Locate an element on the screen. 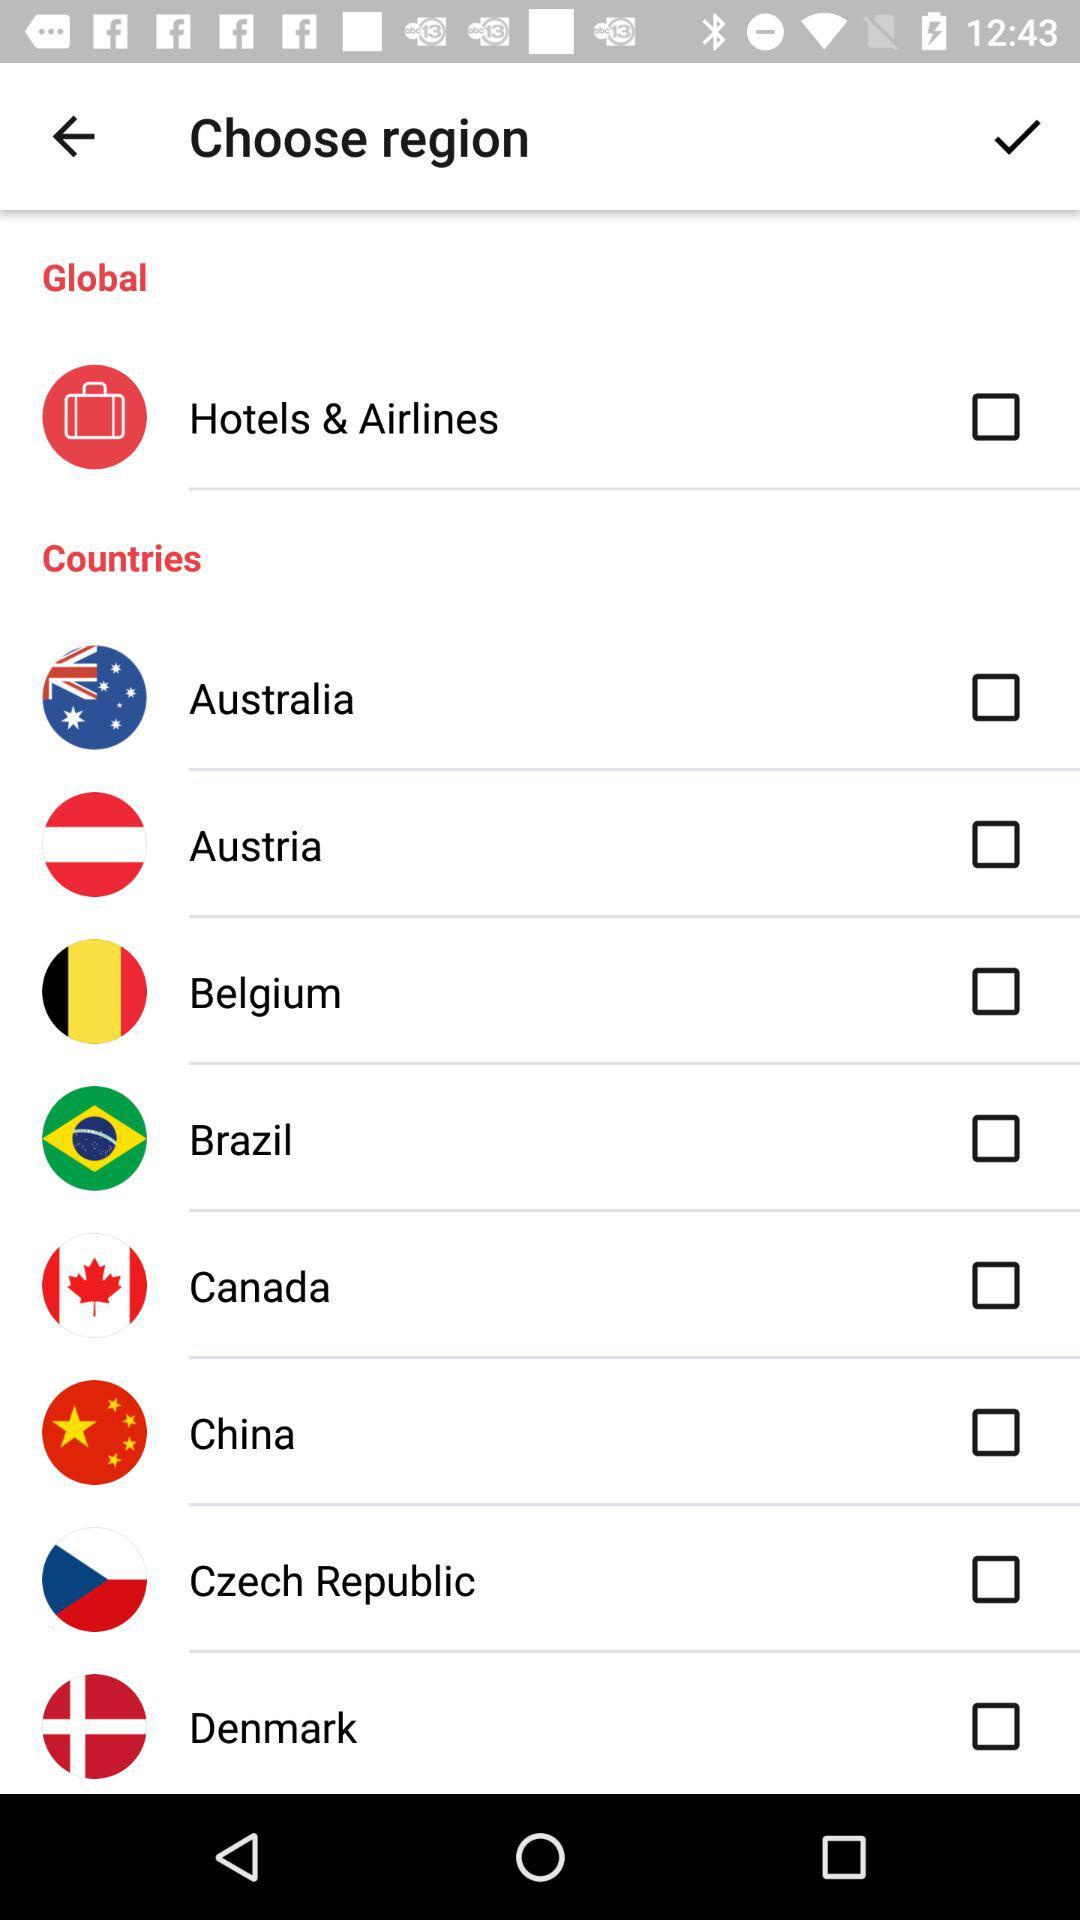 The height and width of the screenshot is (1920, 1080). icon above the global icon is located at coordinates (1017, 135).